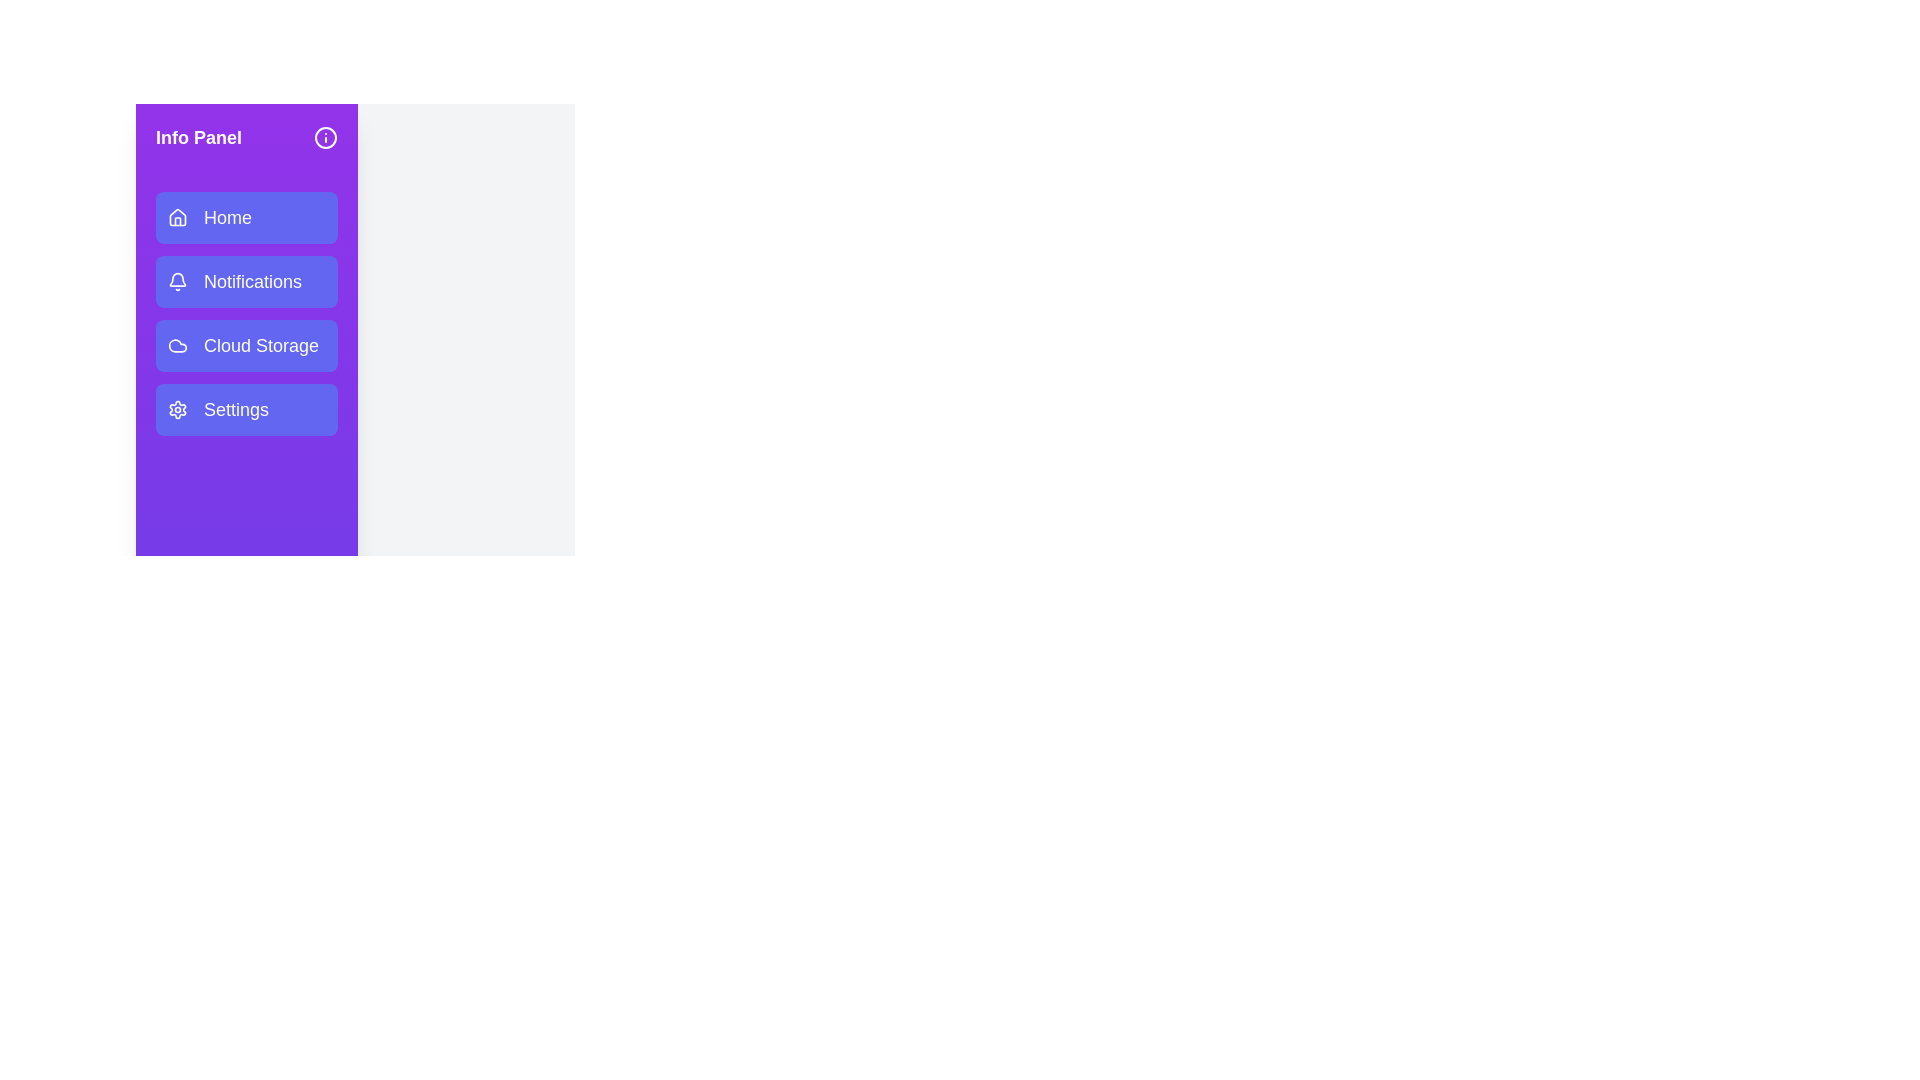  What do you see at coordinates (245, 218) in the screenshot?
I see `the 'Home' menu item in the InfoDrawerPanel` at bounding box center [245, 218].